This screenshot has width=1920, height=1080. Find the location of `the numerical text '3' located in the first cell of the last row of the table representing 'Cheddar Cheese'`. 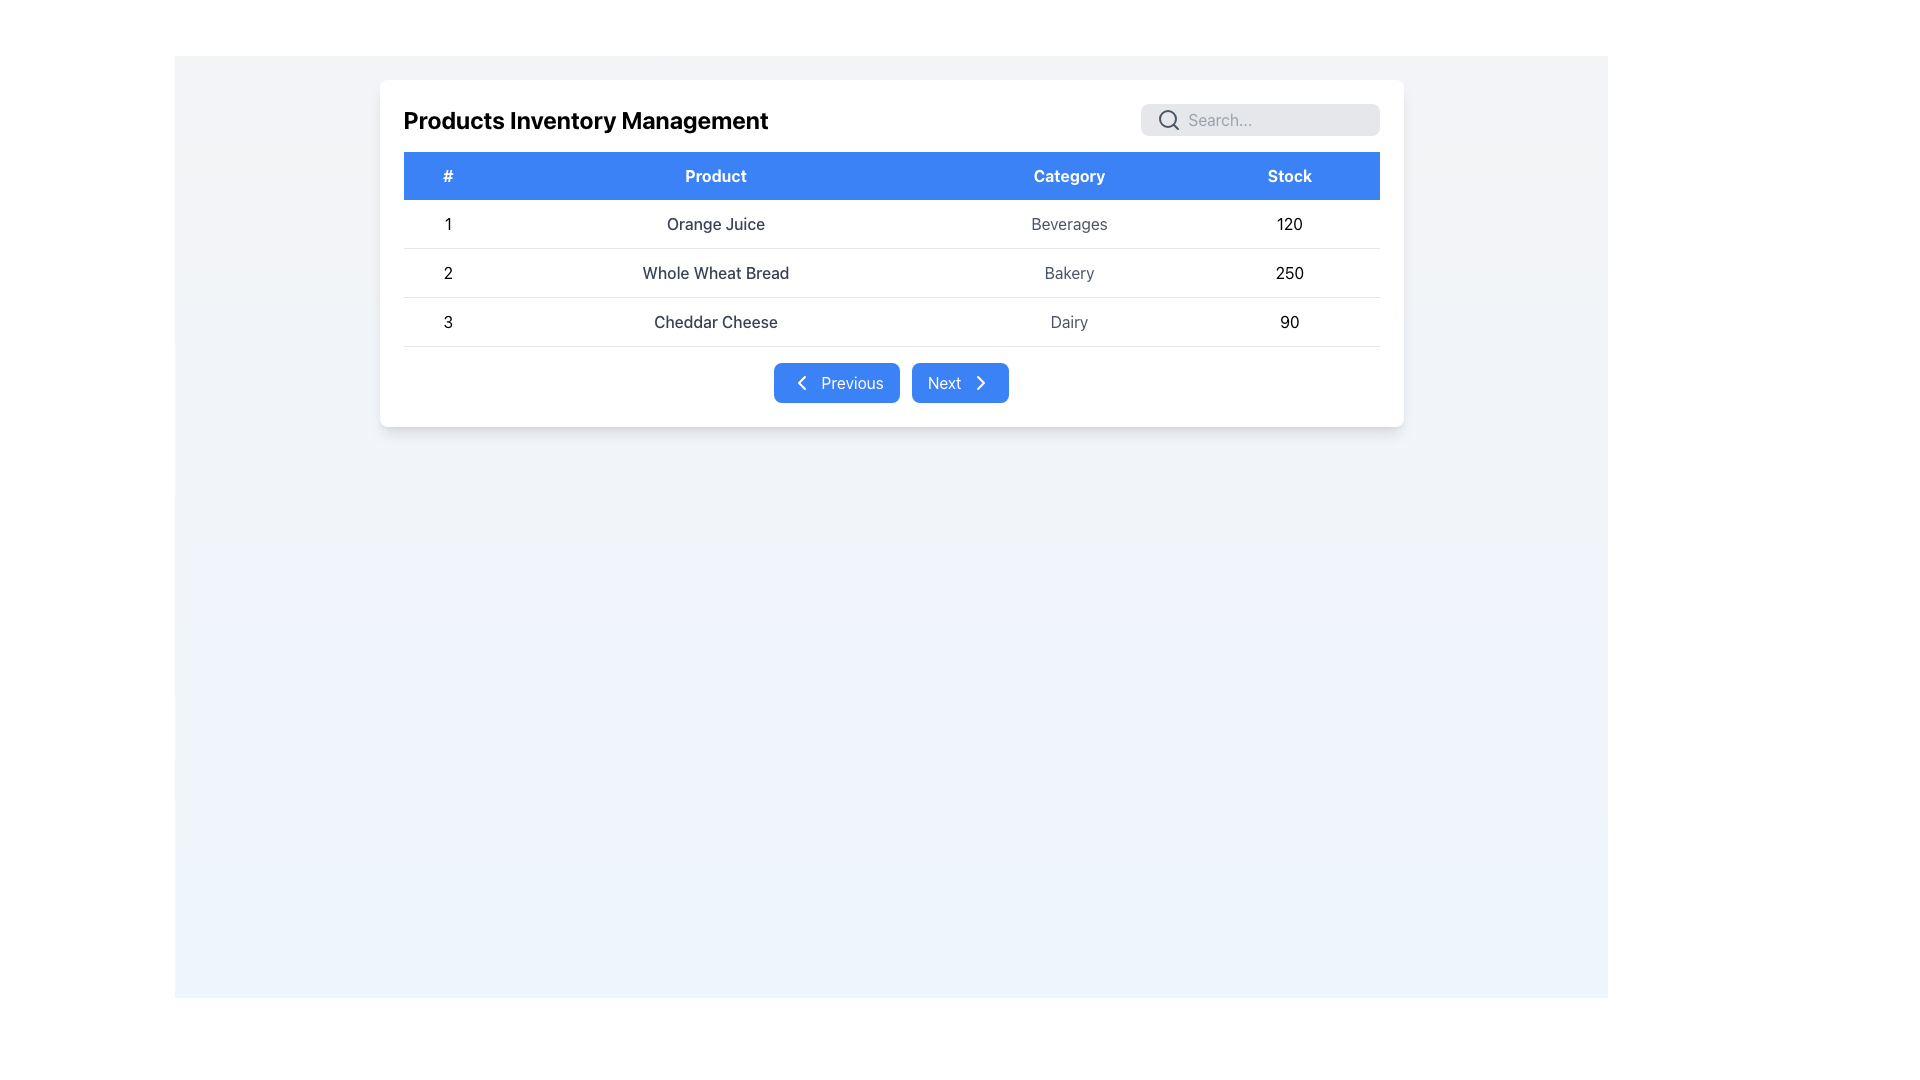

the numerical text '3' located in the first cell of the last row of the table representing 'Cheddar Cheese' is located at coordinates (447, 320).